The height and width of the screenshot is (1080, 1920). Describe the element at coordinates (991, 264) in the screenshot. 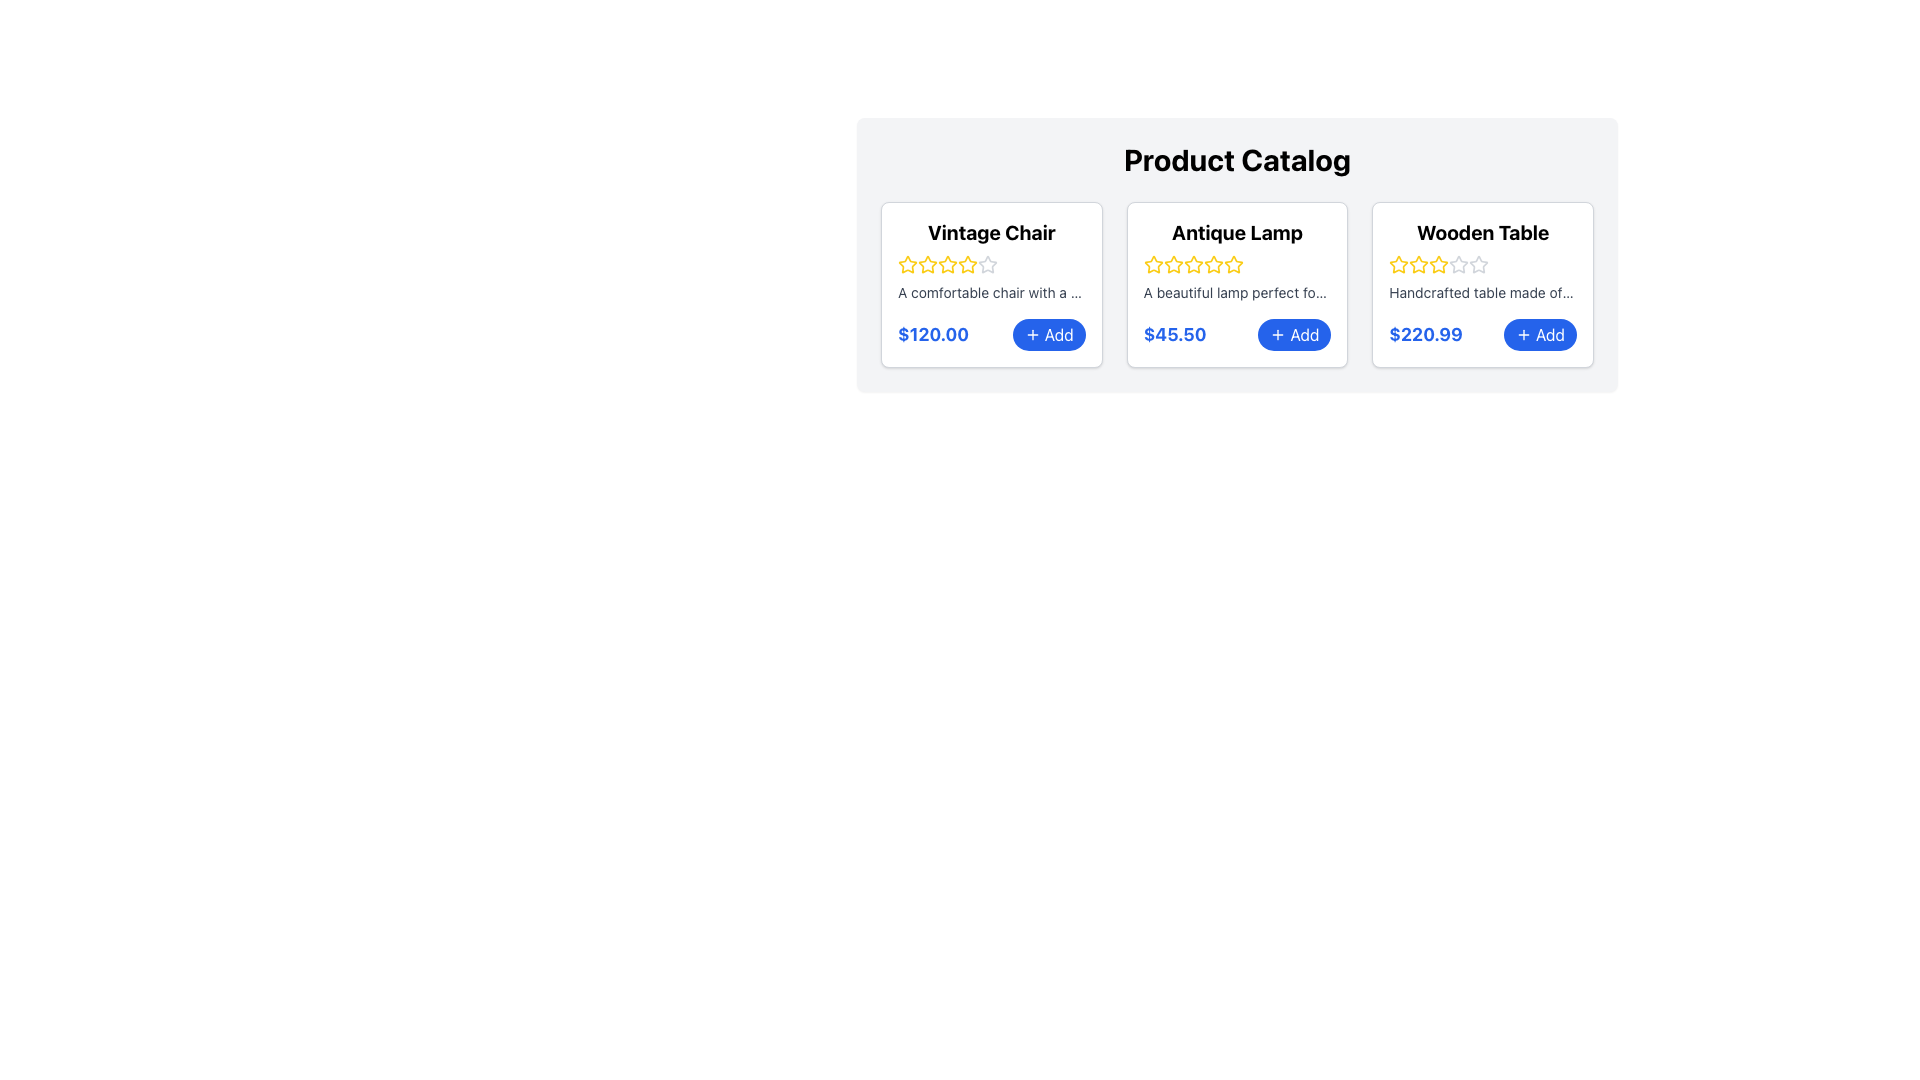

I see `the individual stars of the Rating Display for the 'Vintage Chair', which consists of five star icons with the first four filled in yellow and the fifth one empty` at that location.